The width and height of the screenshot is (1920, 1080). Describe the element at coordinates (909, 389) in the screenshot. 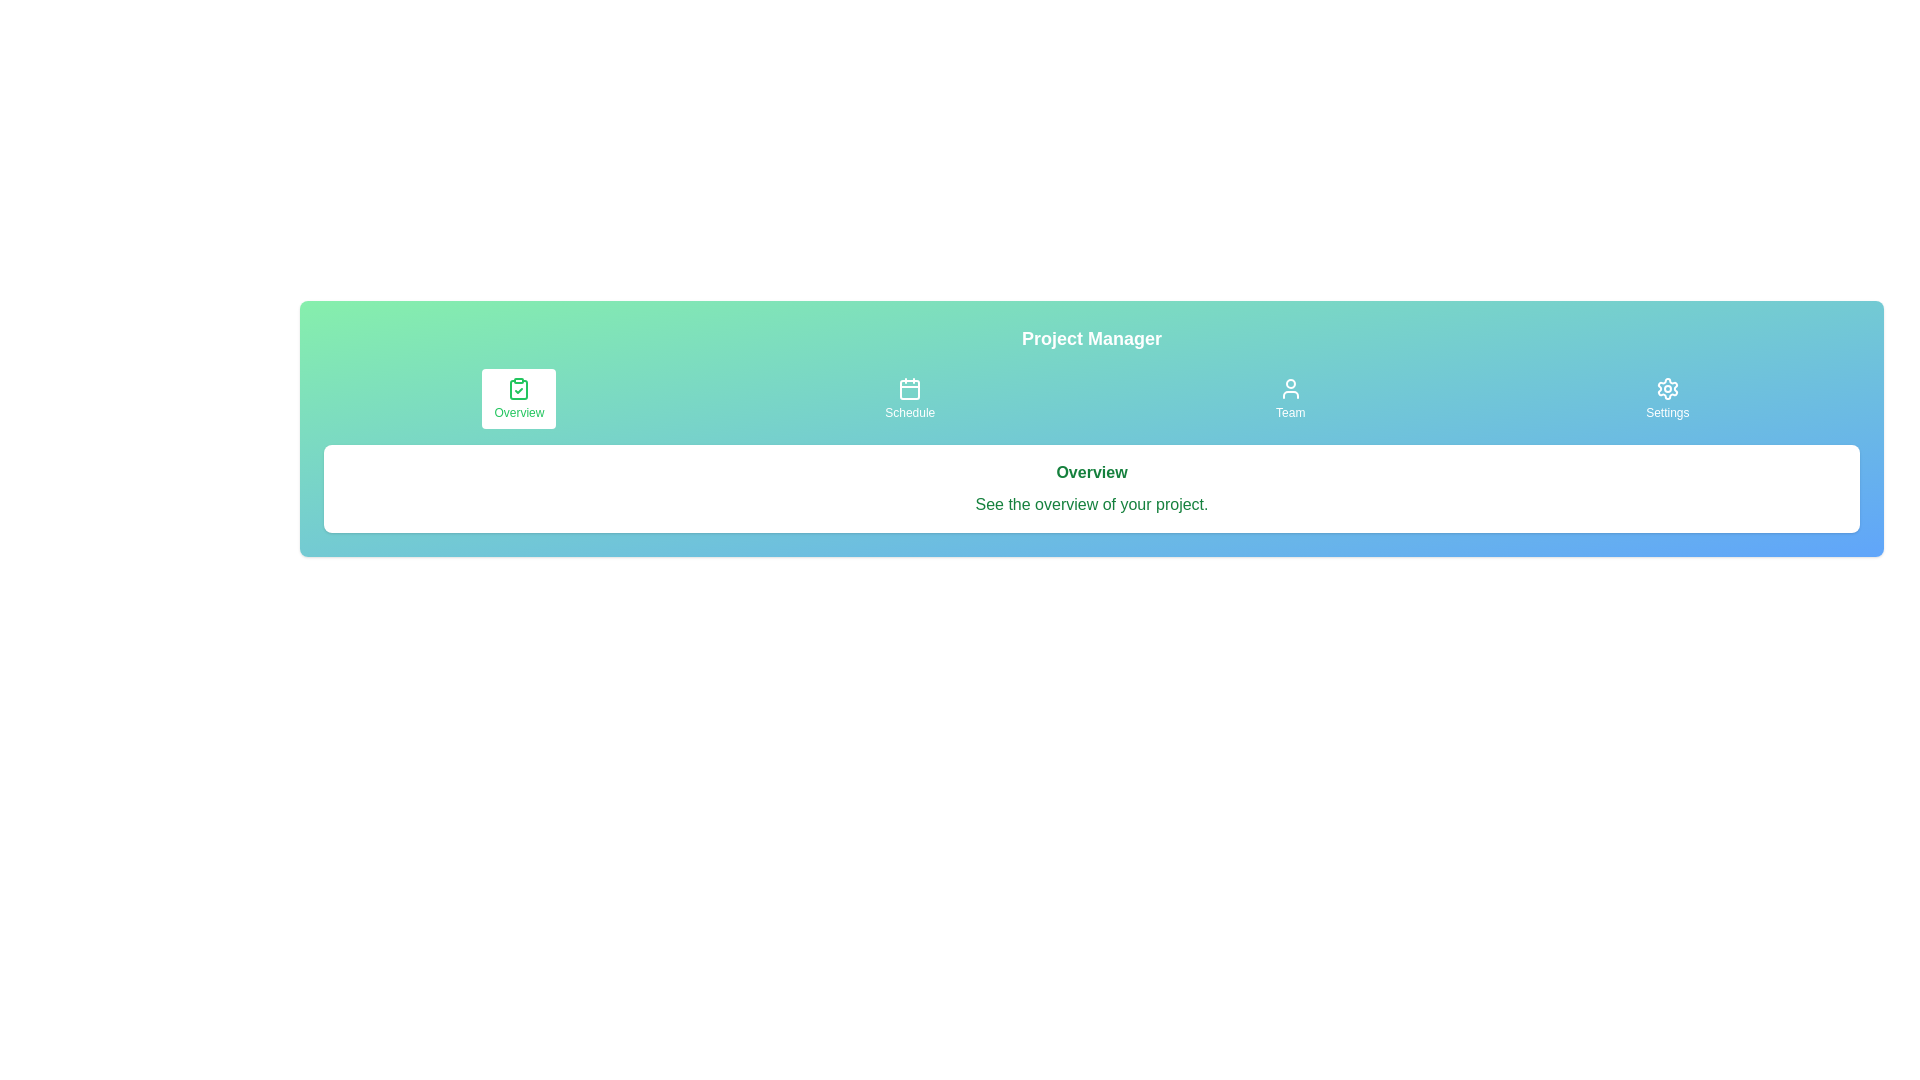

I see `the SVG rectangle component that represents the main body of the calendar icon in the toolbar's second slot labeled 'Schedule'` at that location.